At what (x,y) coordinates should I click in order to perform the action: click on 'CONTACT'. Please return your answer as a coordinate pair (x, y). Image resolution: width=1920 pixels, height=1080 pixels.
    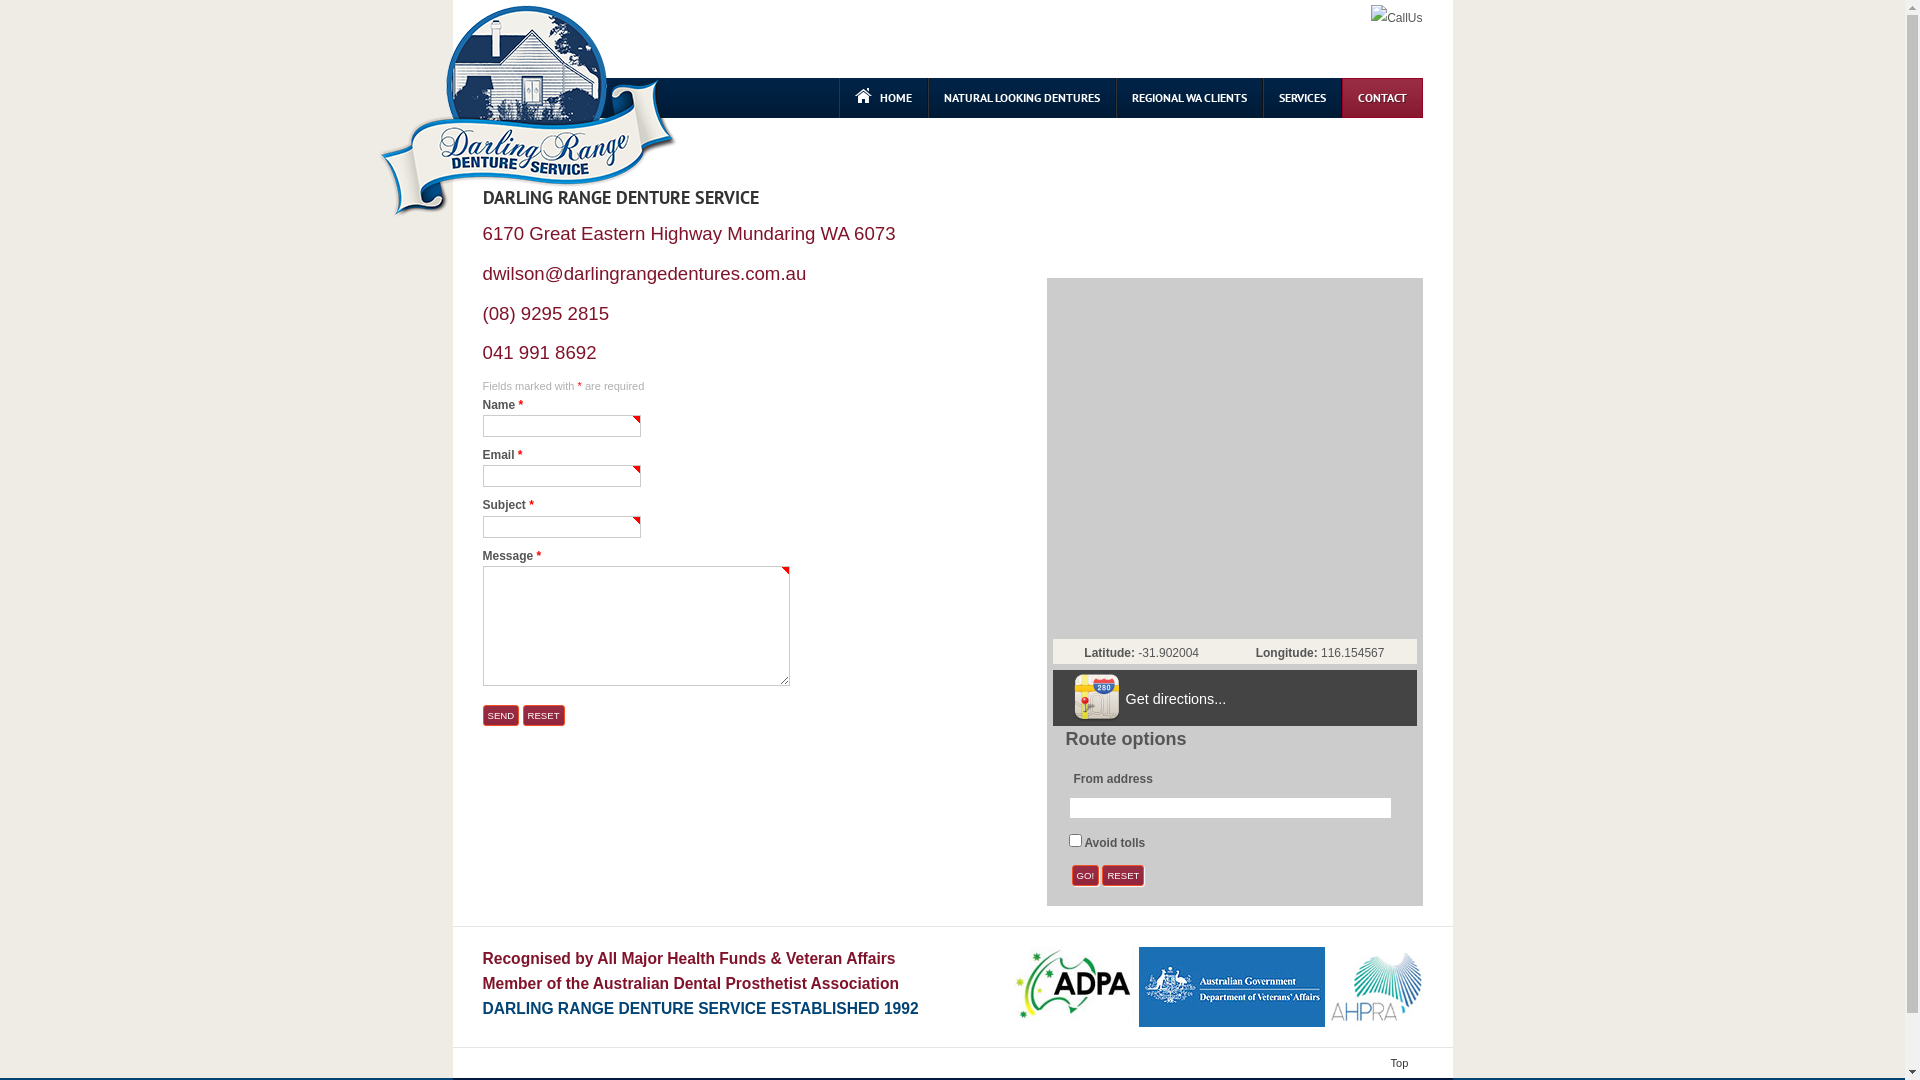
    Looking at the image, I should click on (1342, 97).